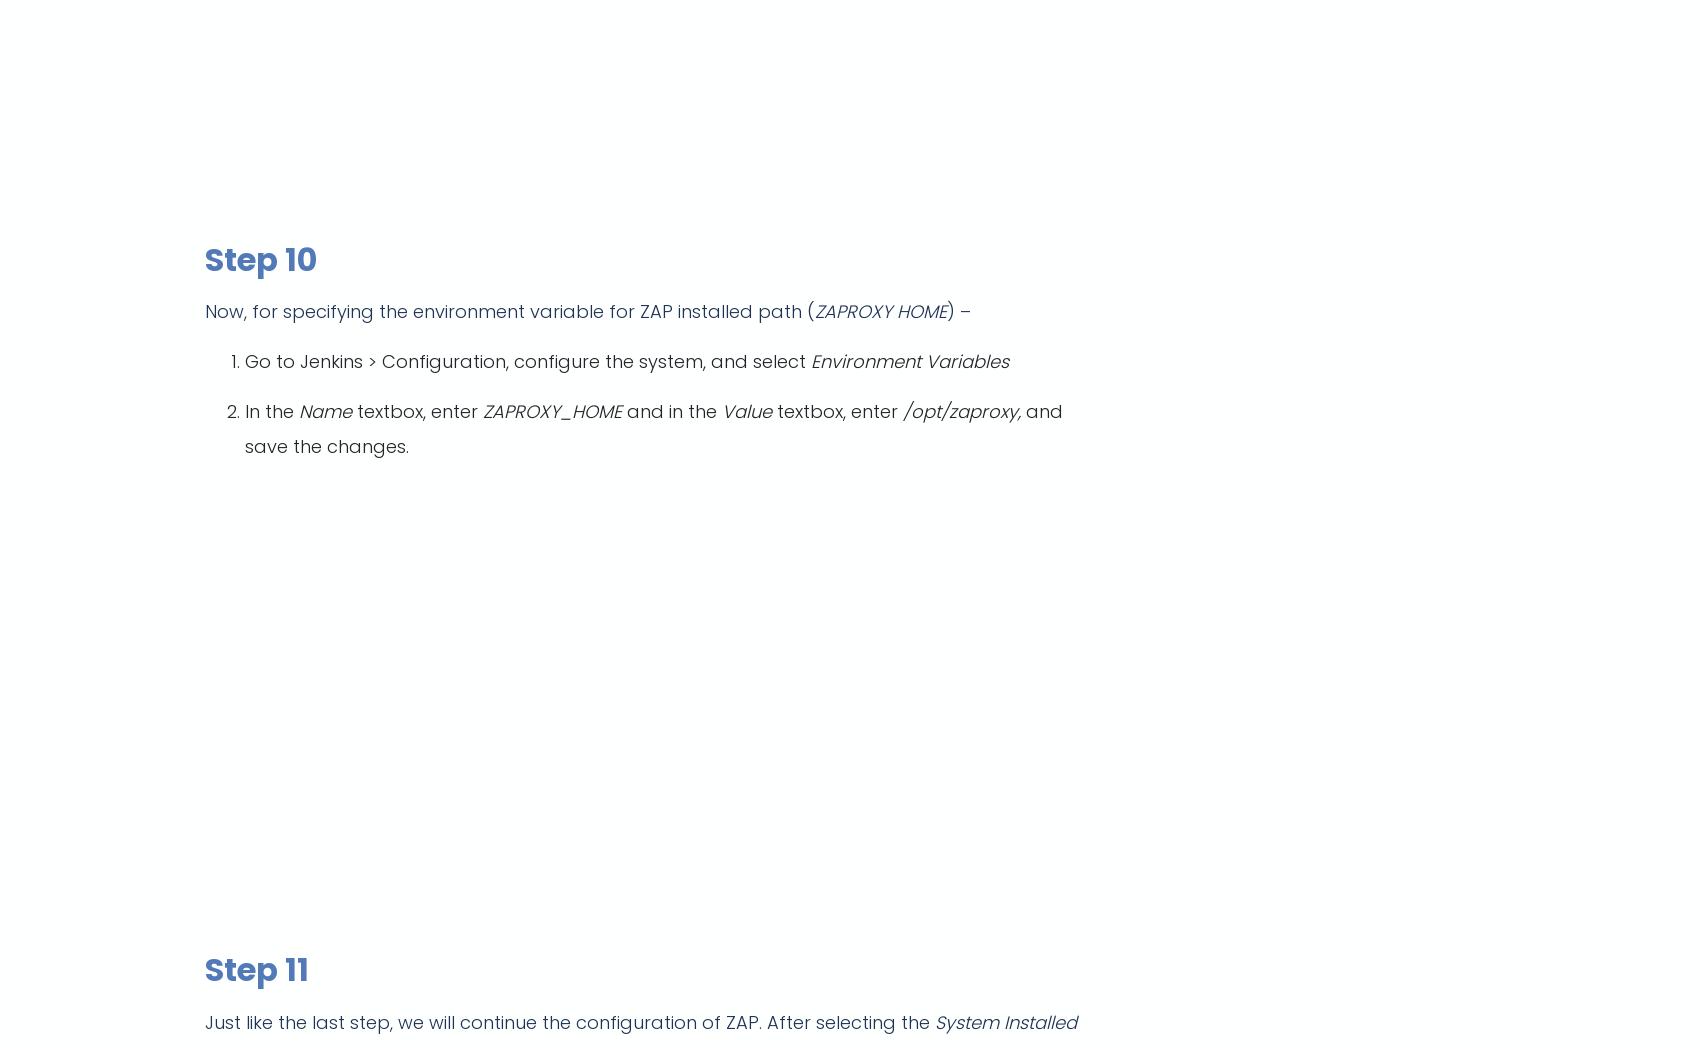 Image resolution: width=1700 pixels, height=1048 pixels. What do you see at coordinates (903, 411) in the screenshot?
I see `'/opt/zaproxy,'` at bounding box center [903, 411].